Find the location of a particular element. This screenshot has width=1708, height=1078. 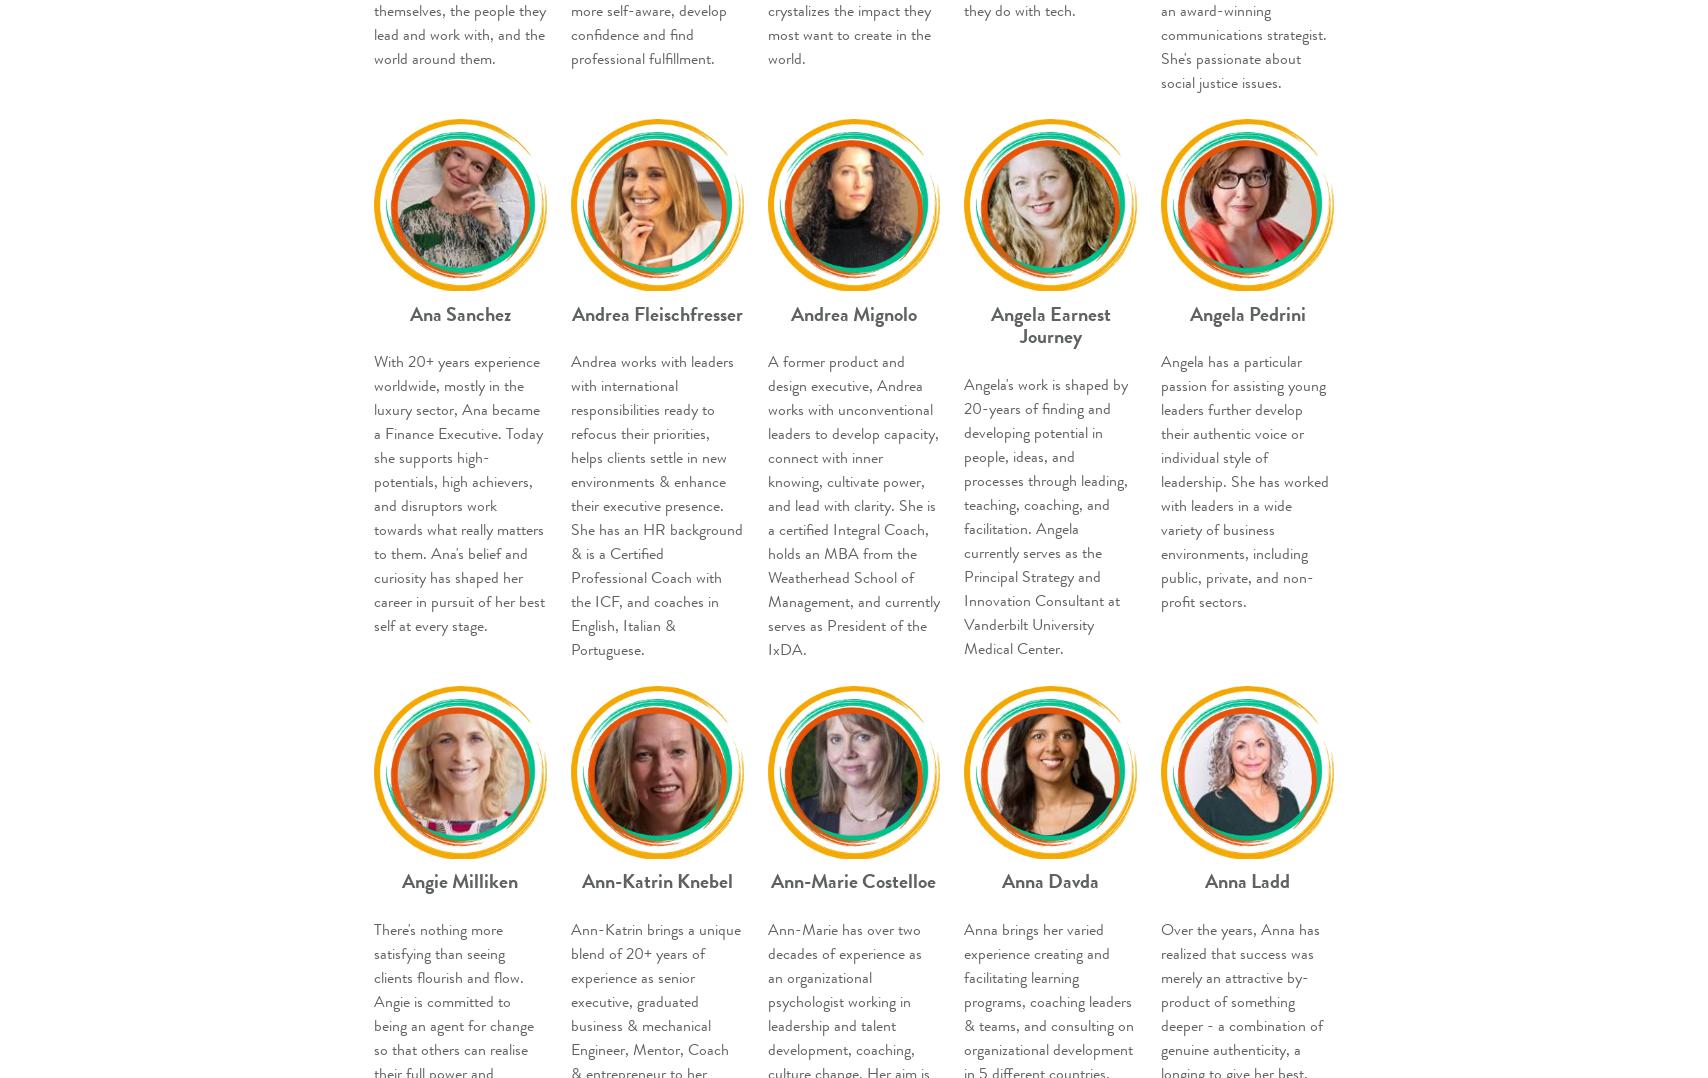

'Anna Davda' is located at coordinates (1050, 880).